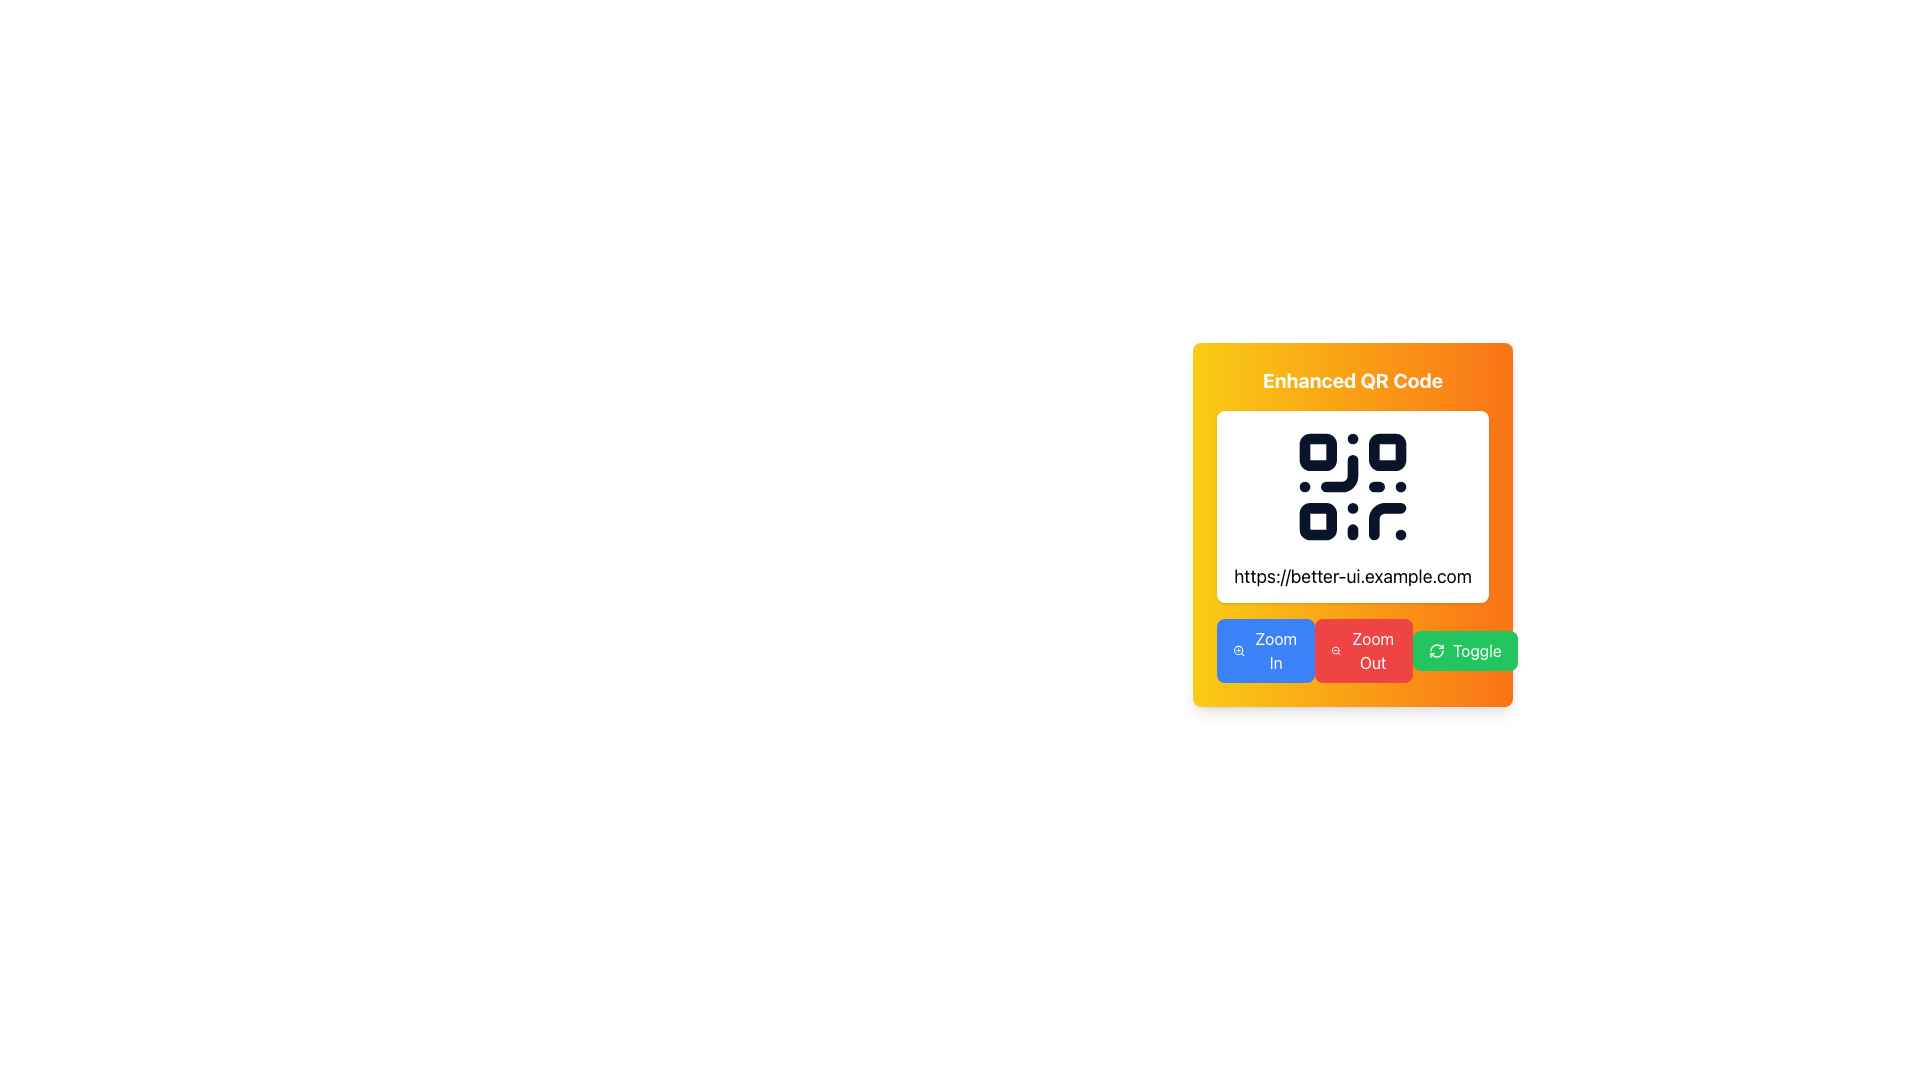 The image size is (1920, 1080). Describe the element at coordinates (1238, 651) in the screenshot. I see `the Zoom In icon located within the blue button at the lower-left corner of the main card section` at that location.